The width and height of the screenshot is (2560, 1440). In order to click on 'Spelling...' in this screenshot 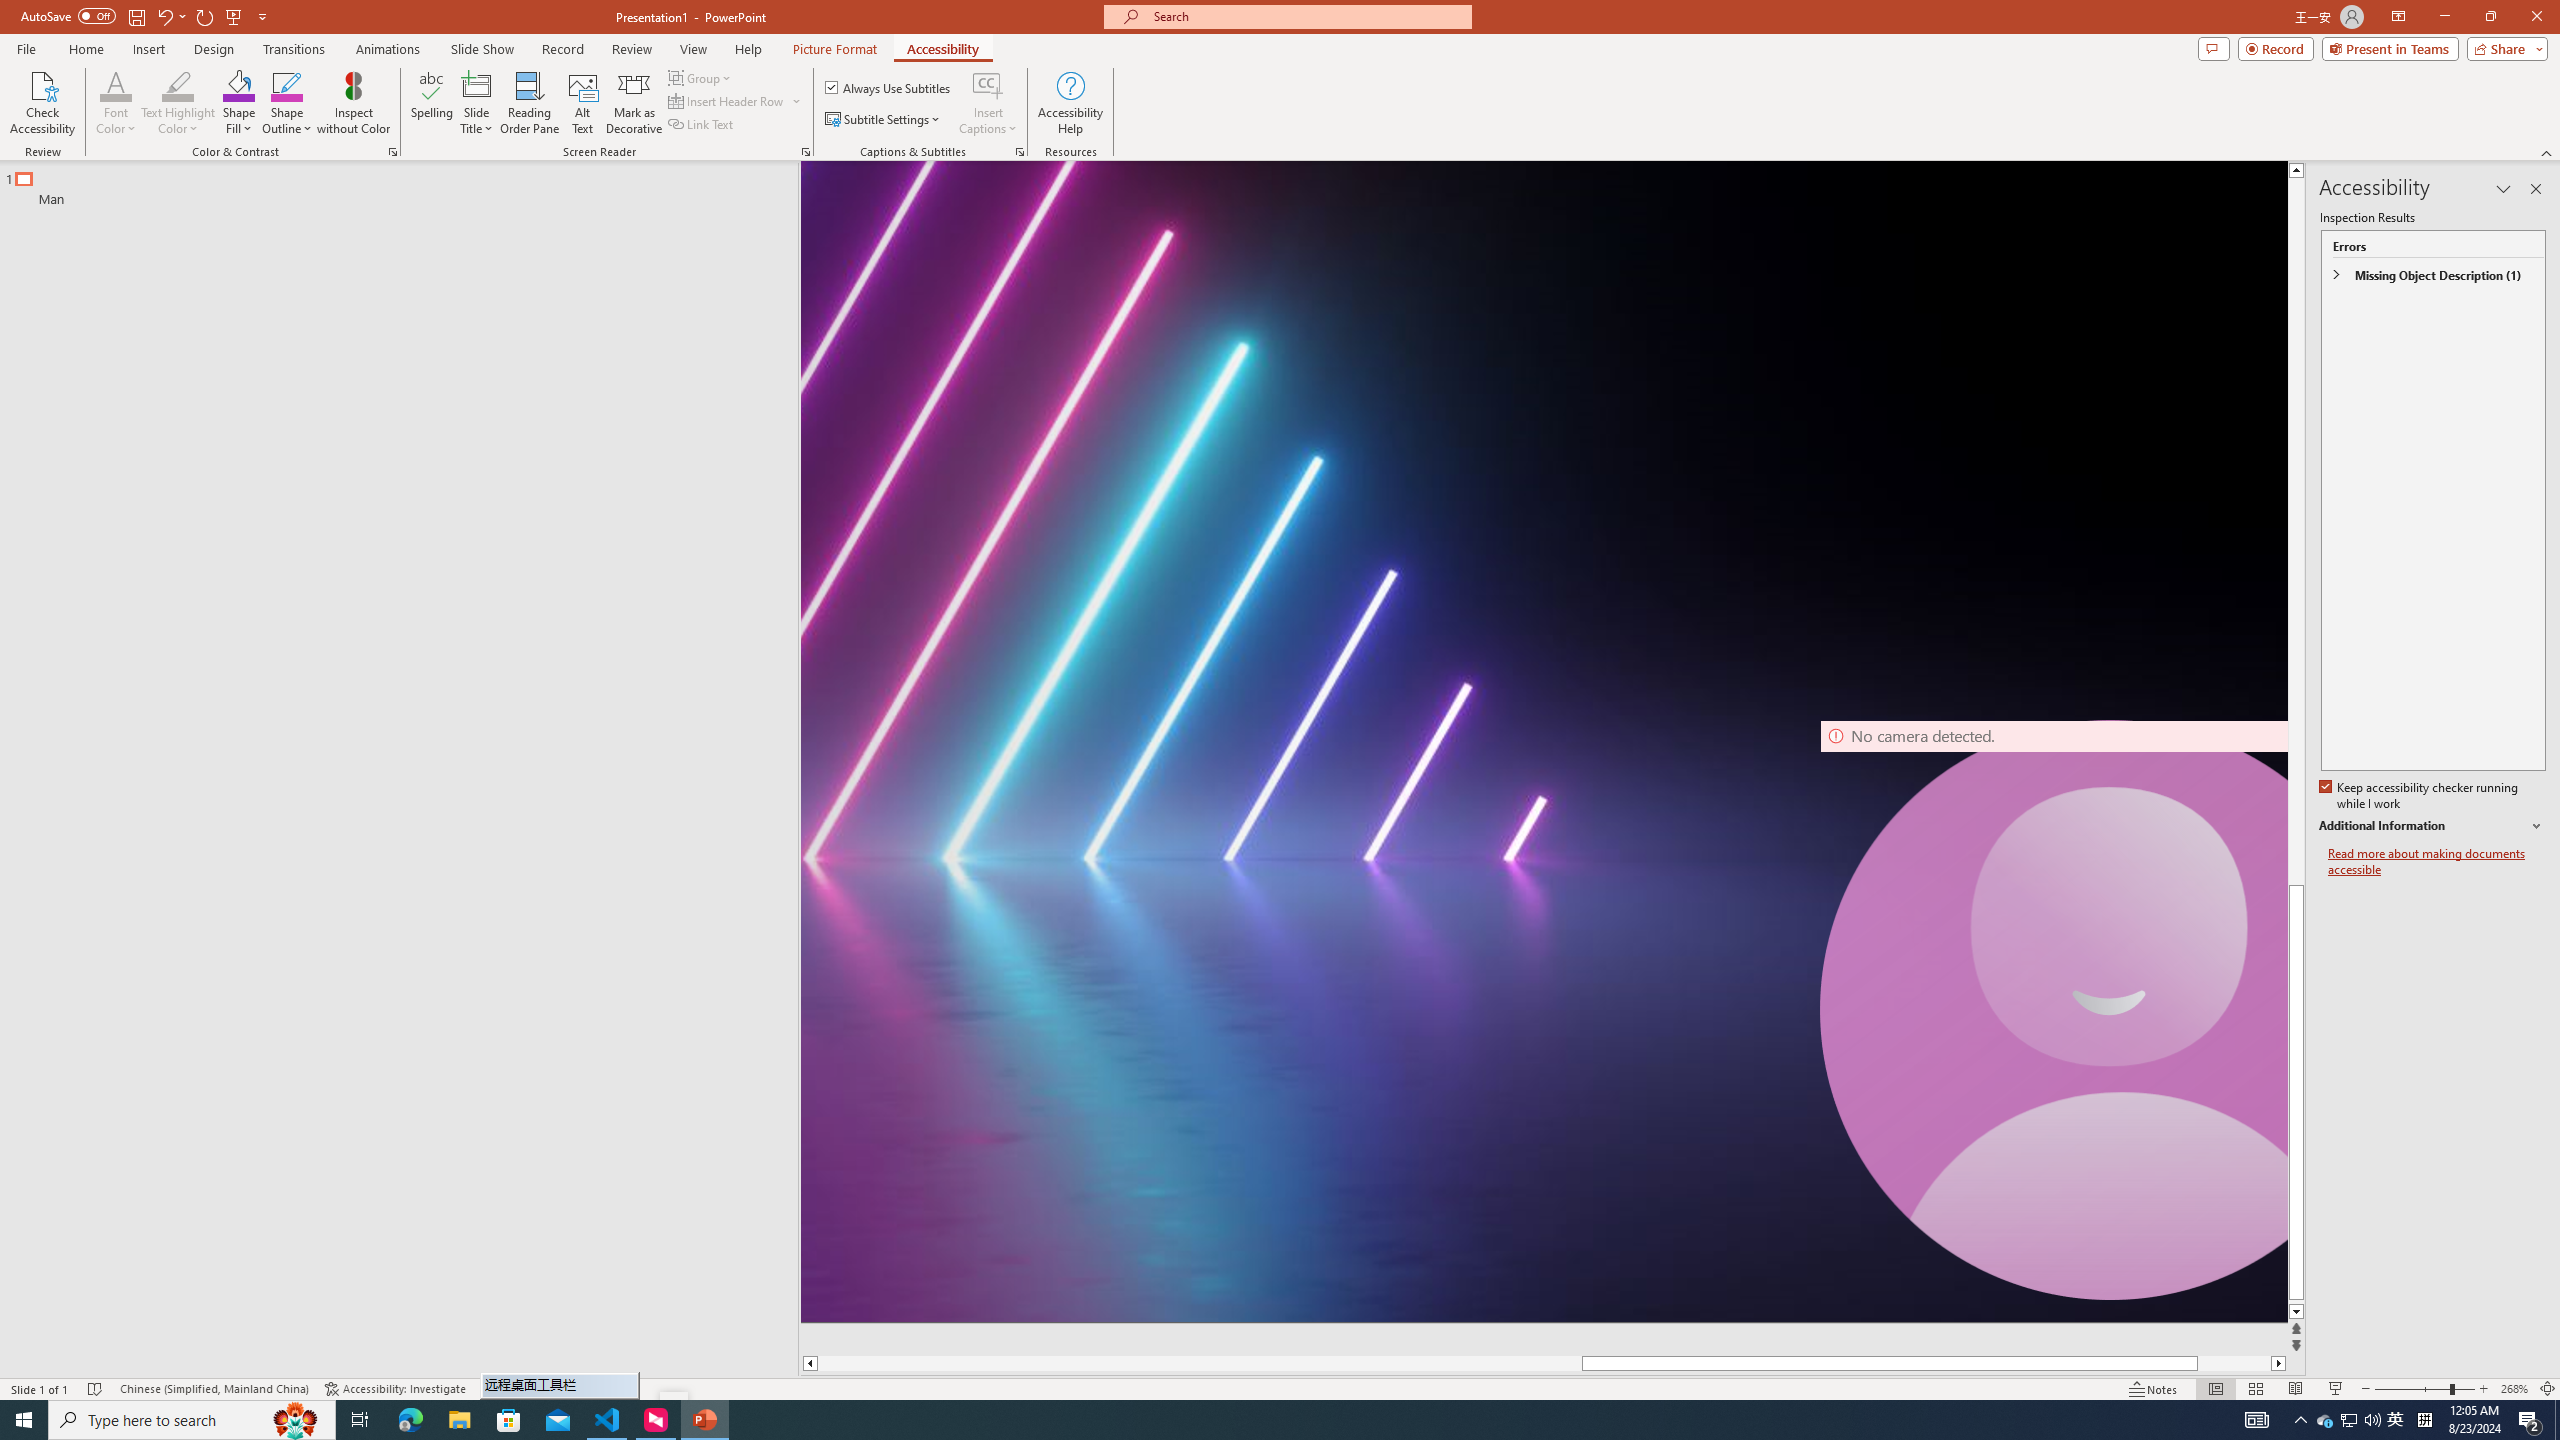, I will do `click(432, 103)`.